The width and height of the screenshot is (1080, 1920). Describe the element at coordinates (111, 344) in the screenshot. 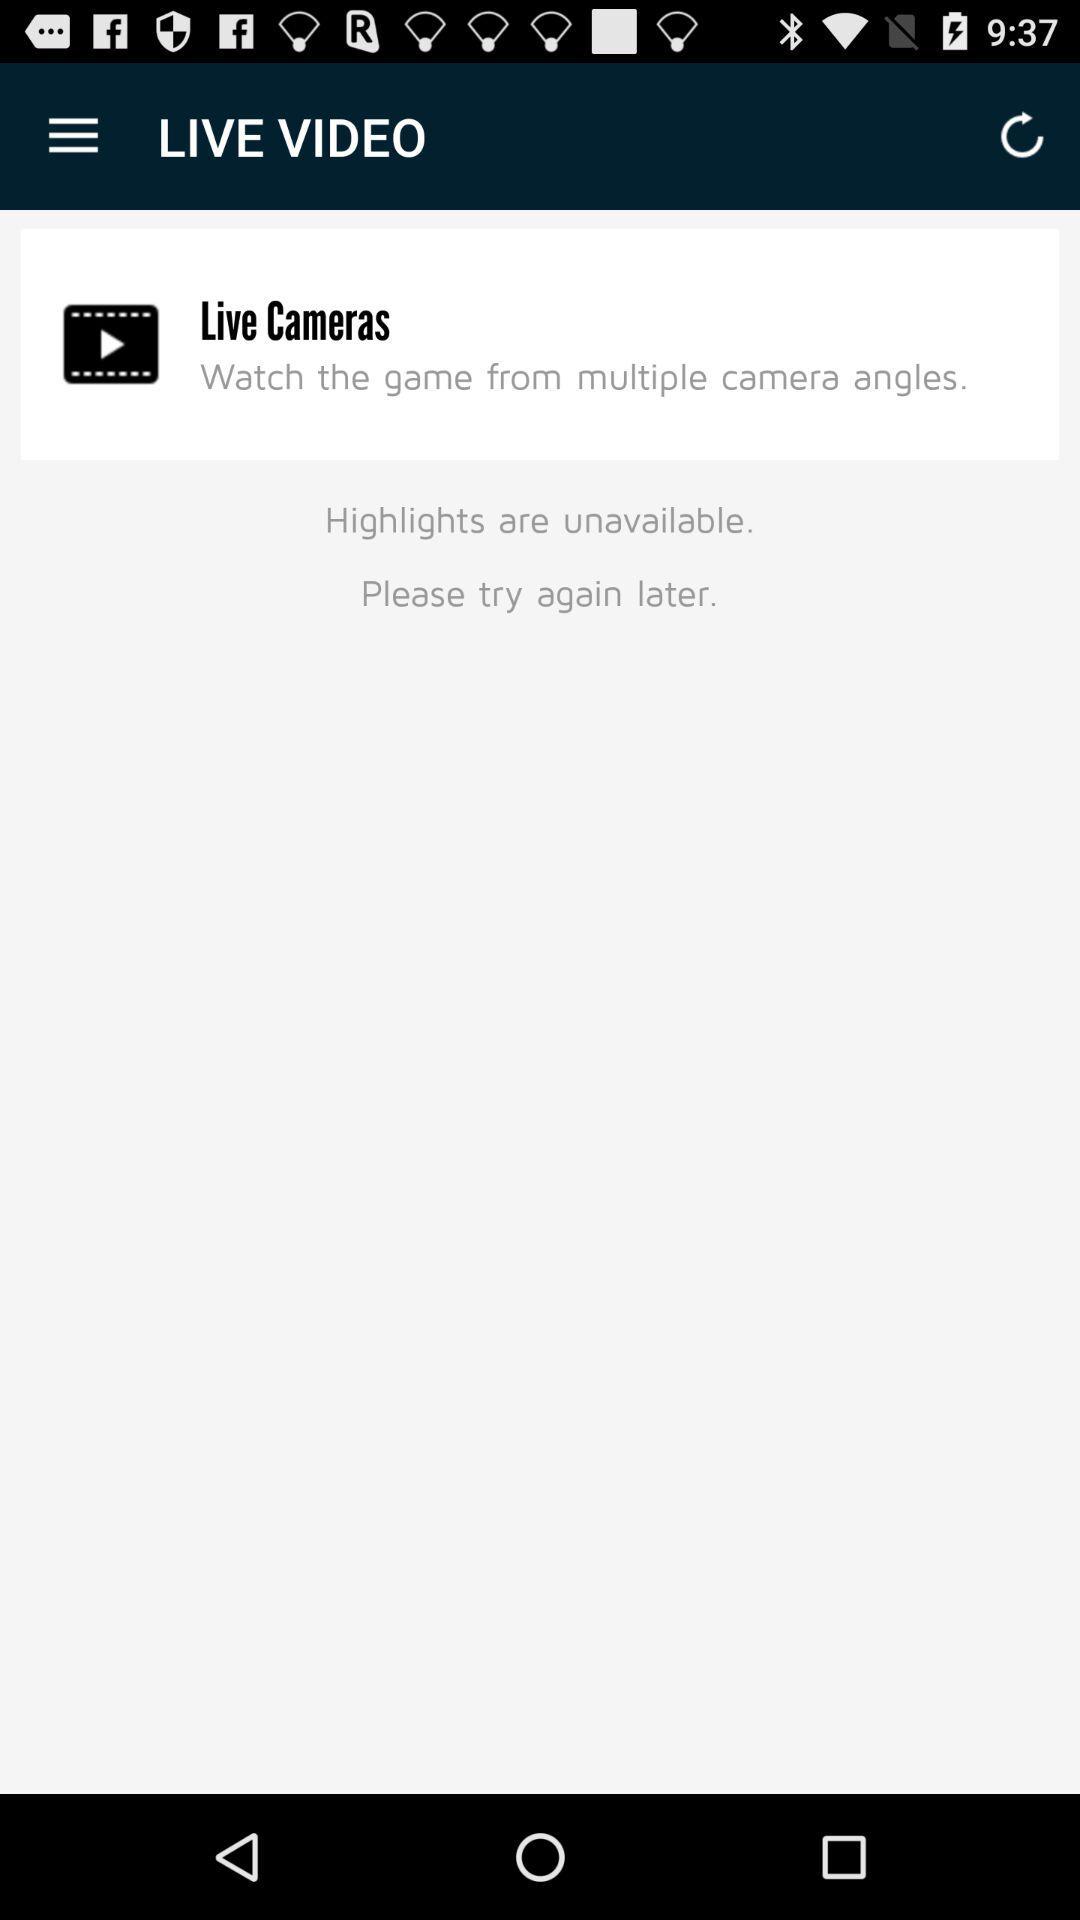

I see `item above highlights are unavailable item` at that location.